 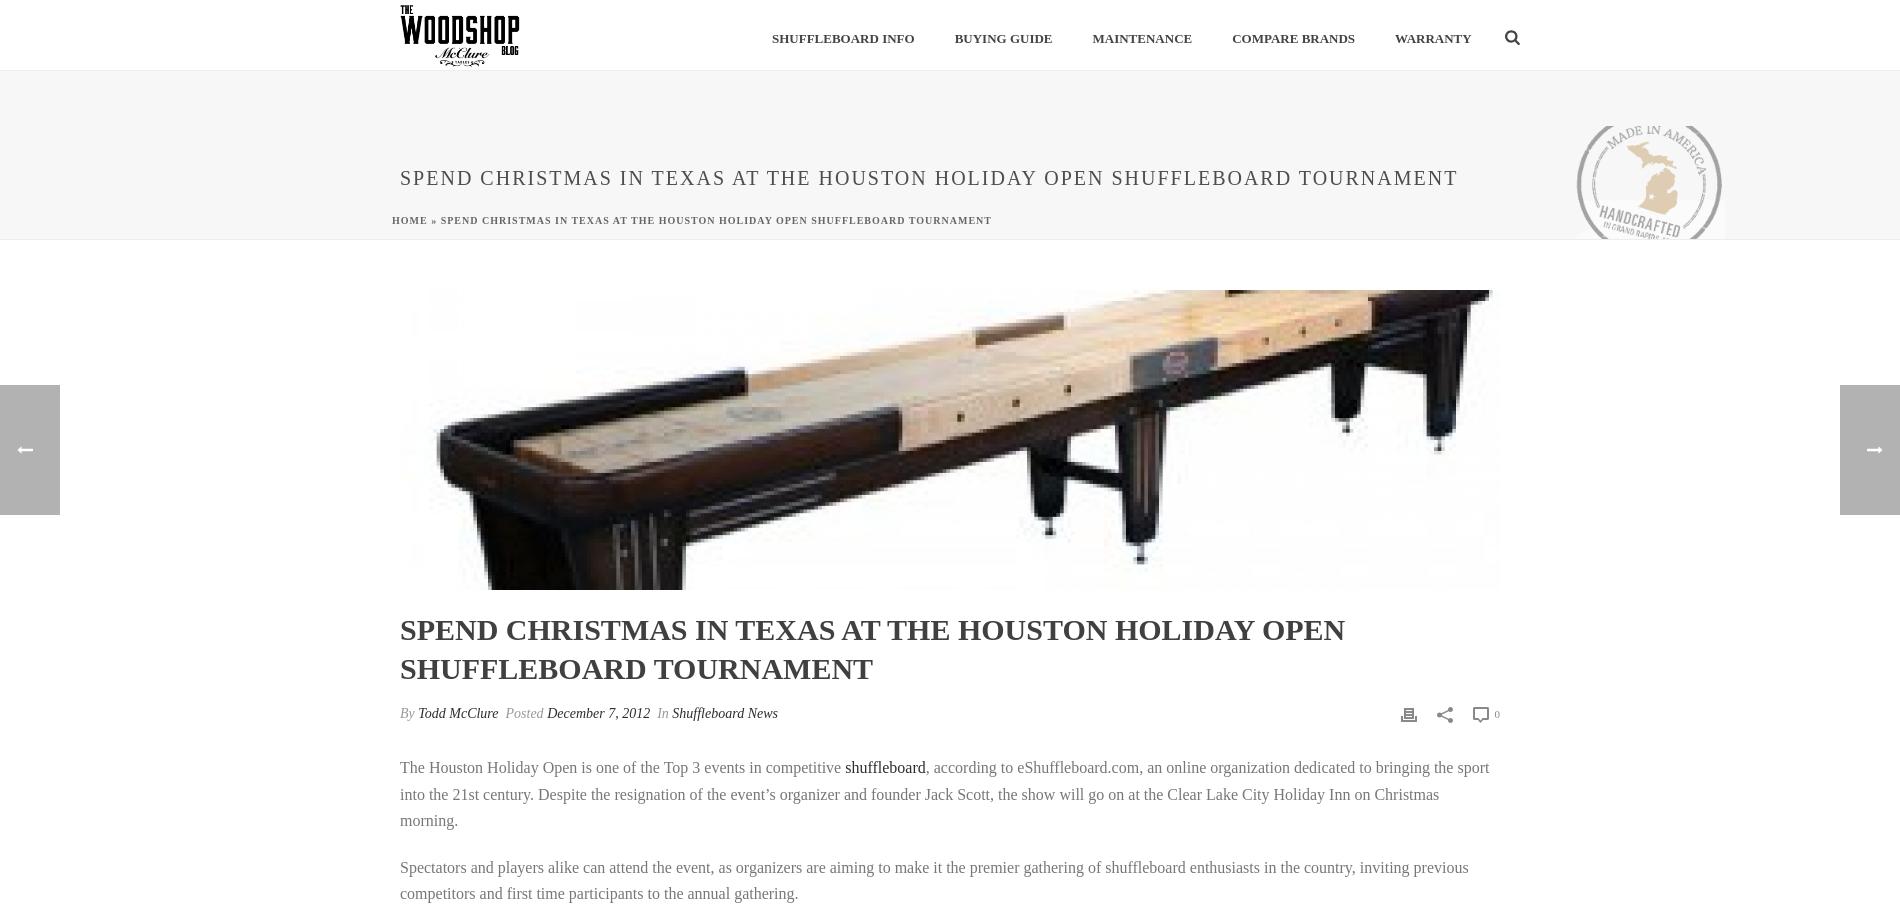 I want to click on 'The Houston Holiday Open is one of the Top 3 events in competitive', so click(x=622, y=767).